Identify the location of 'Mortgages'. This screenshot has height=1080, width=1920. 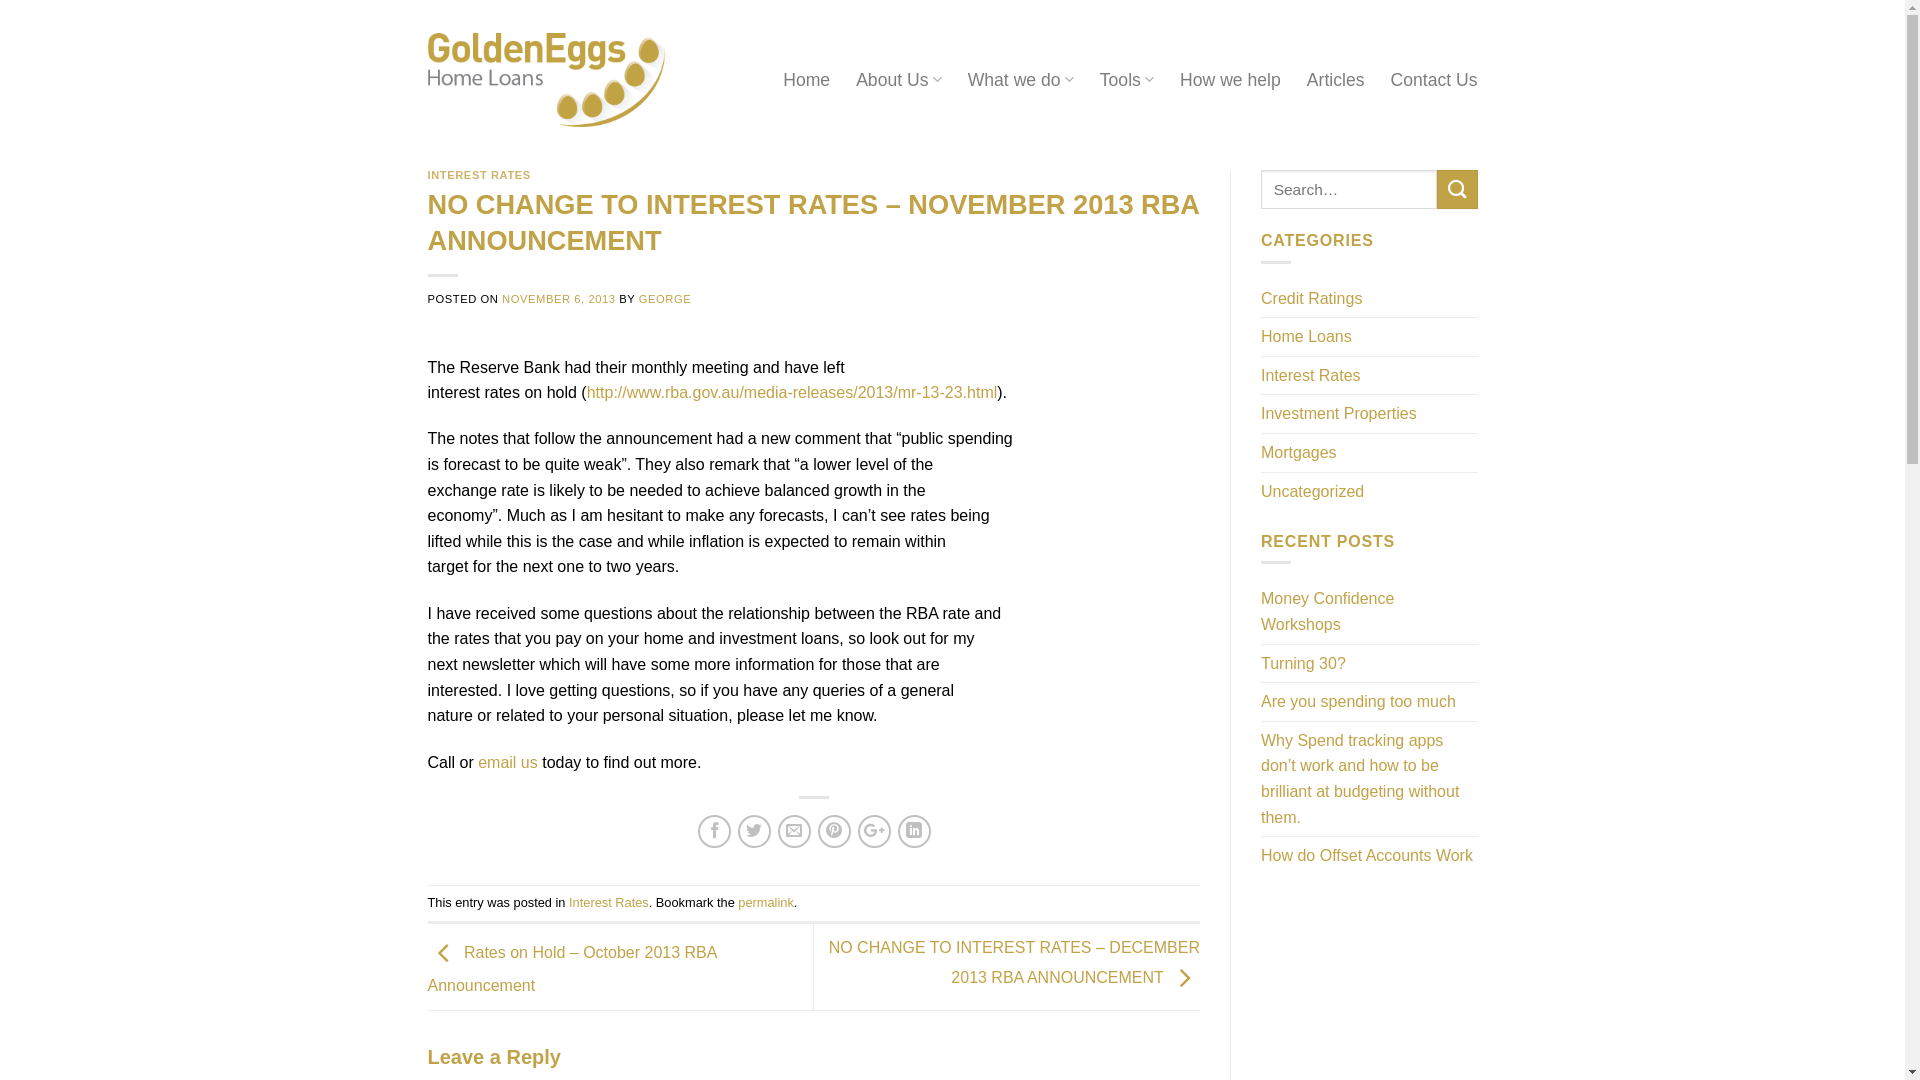
(1299, 452).